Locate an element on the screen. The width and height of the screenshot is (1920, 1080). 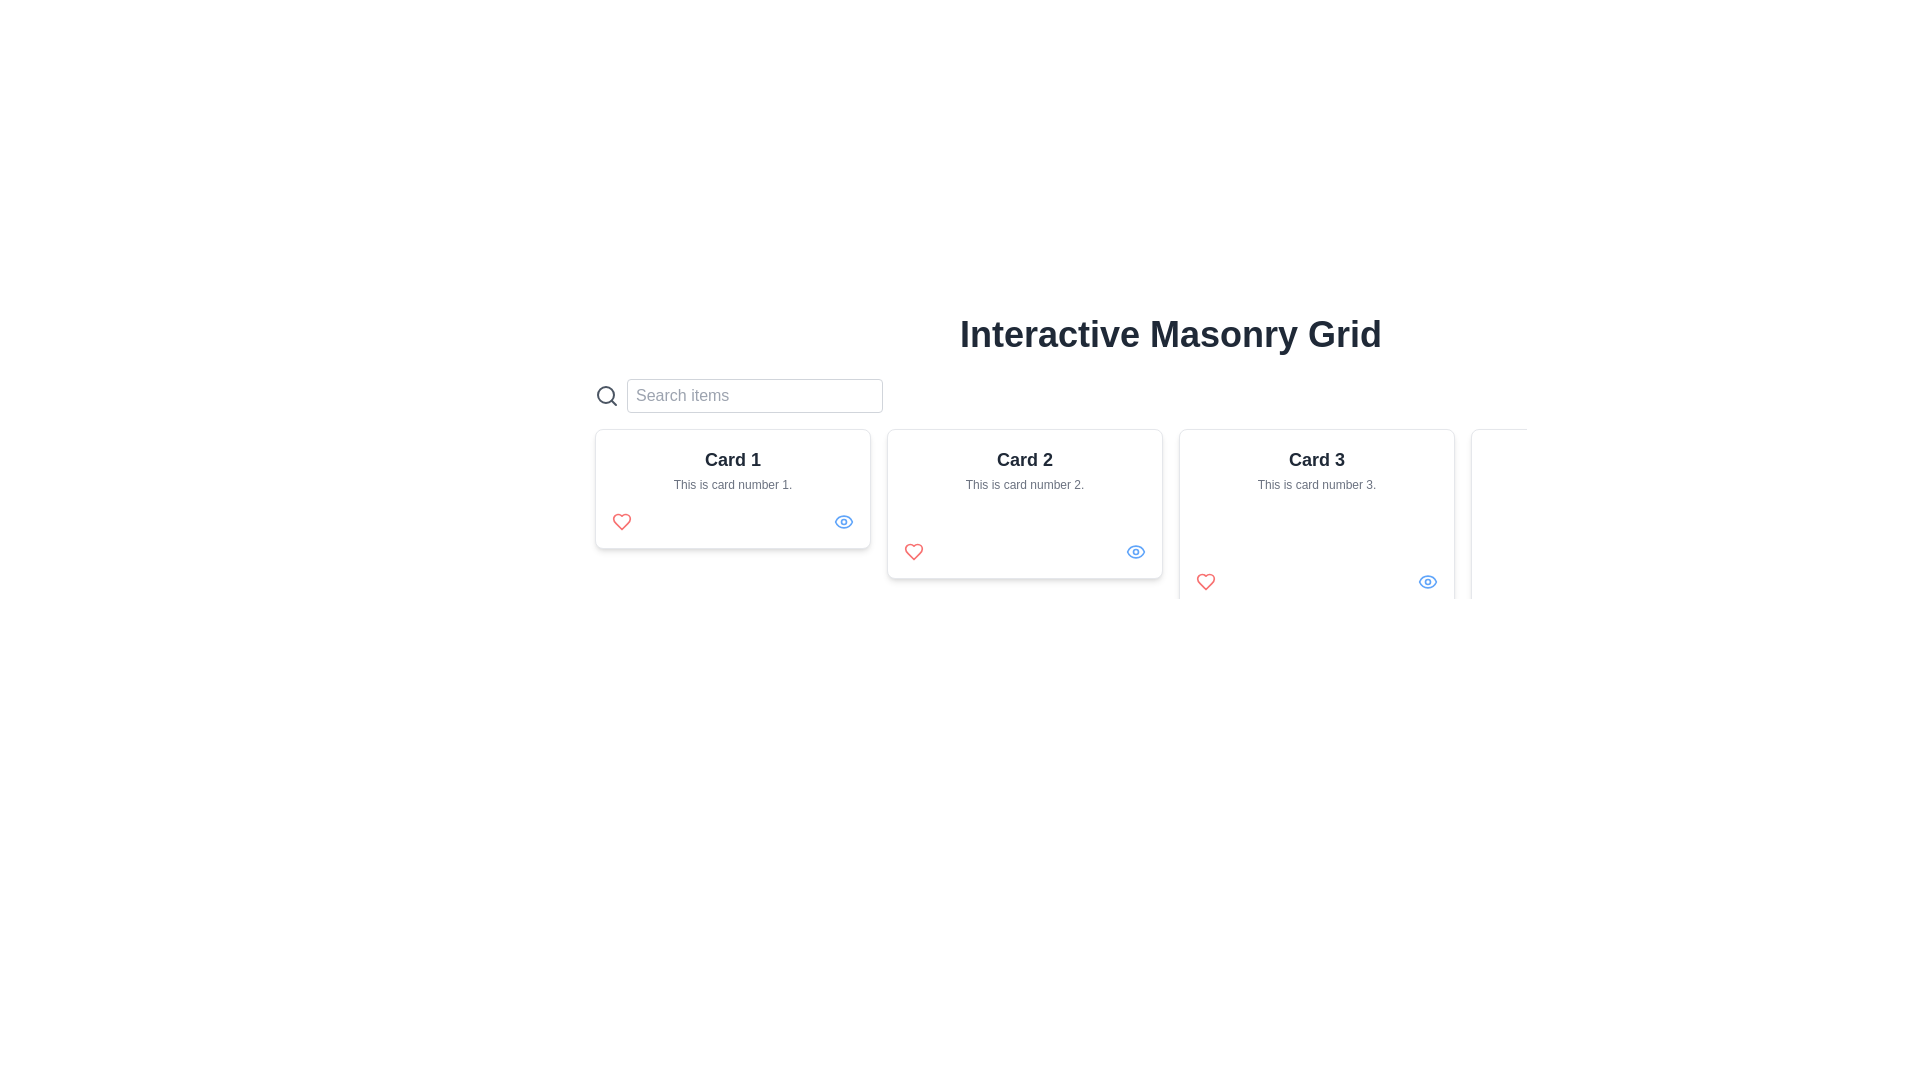
the circular blue button resembling an eye icon located in the bottom-right corner of 'Card 1' to trigger the tooltip or hover effect is located at coordinates (844, 520).